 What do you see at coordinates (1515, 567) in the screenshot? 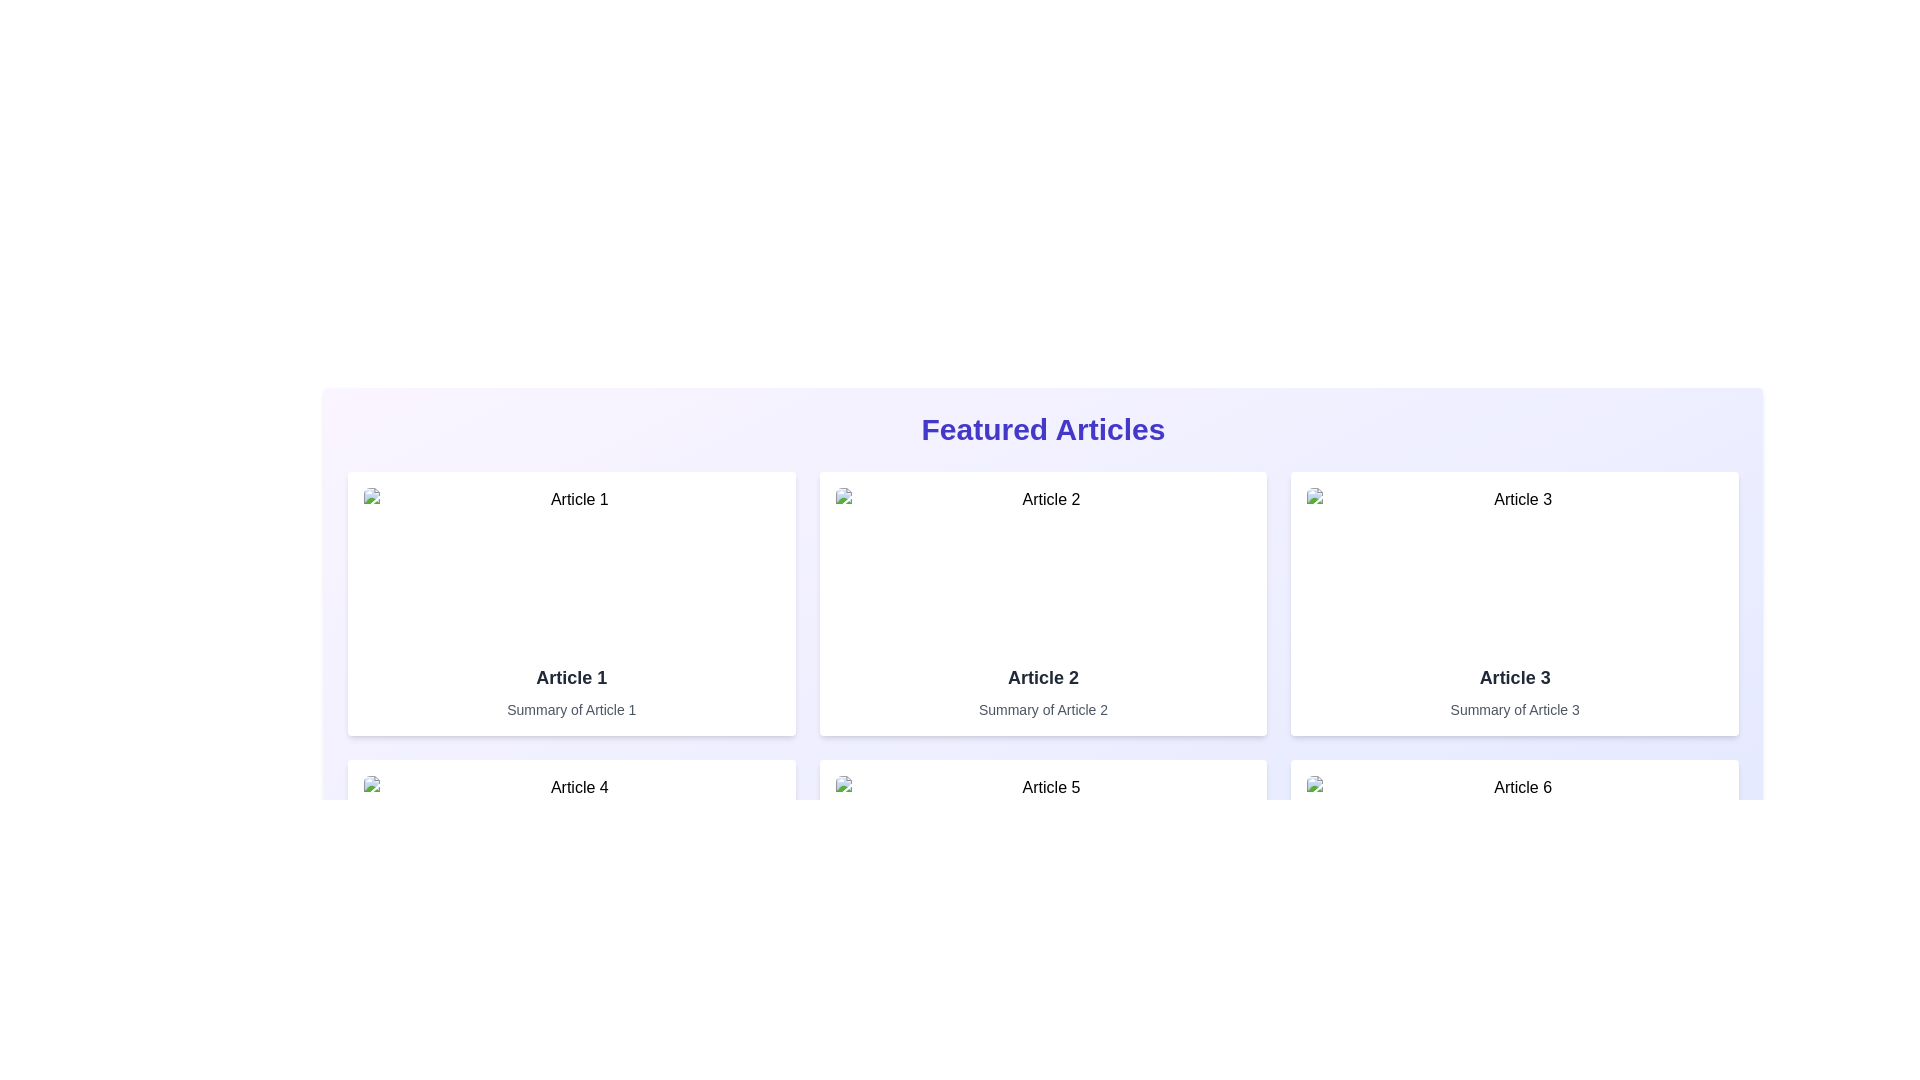
I see `the image representing the article titled 'Article 3', located at the top of the card in the 'Featured Articles' panel` at bounding box center [1515, 567].